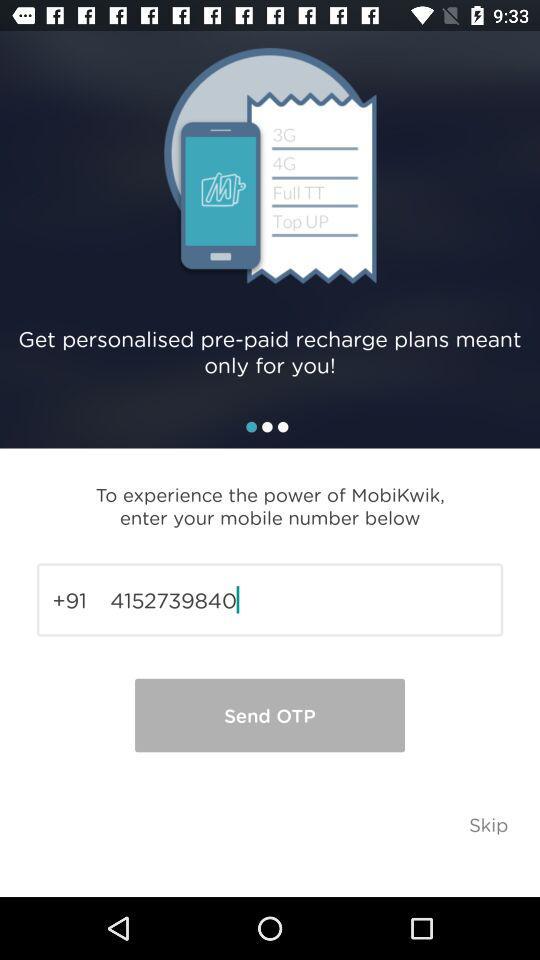 Image resolution: width=540 pixels, height=960 pixels. I want to click on icon below to experience the item, so click(270, 600).